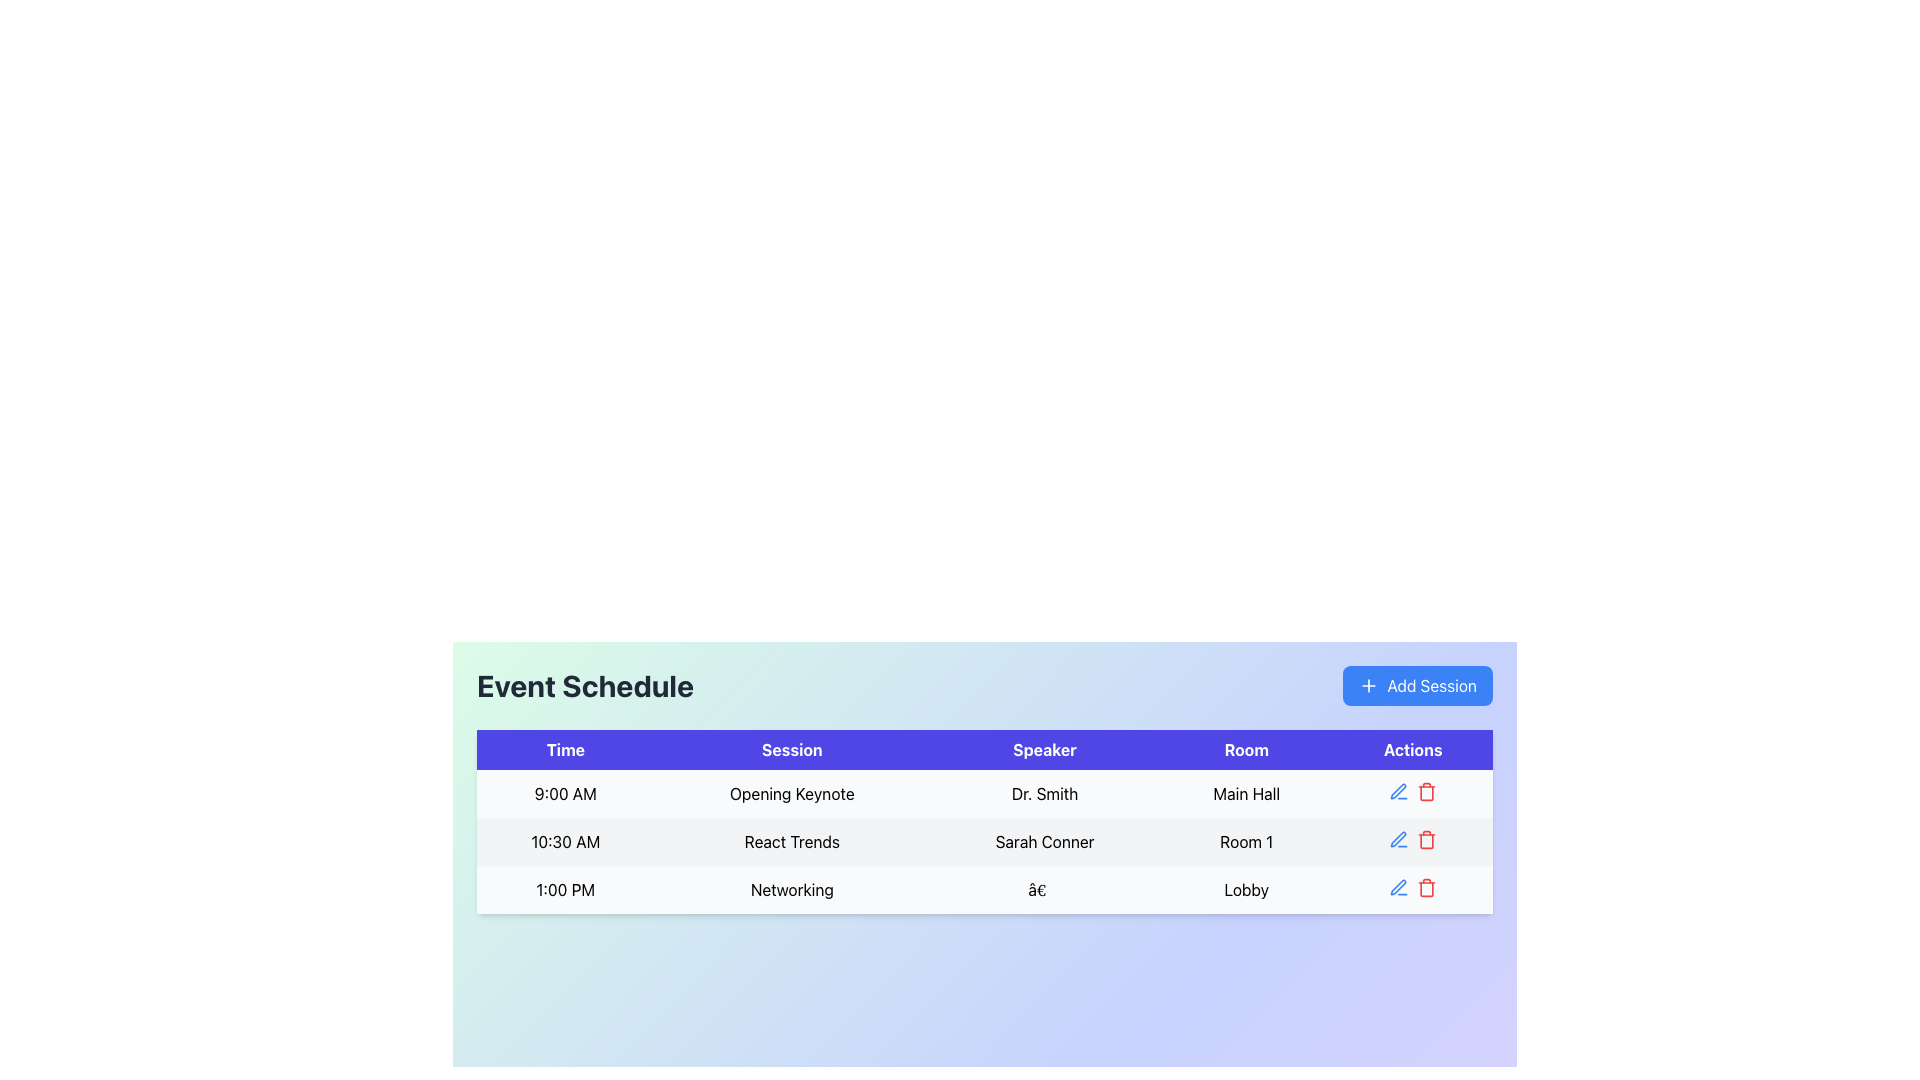 The height and width of the screenshot is (1080, 1920). What do you see at coordinates (1245, 793) in the screenshot?
I see `the Text Label indicating the room for the scheduled event` at bounding box center [1245, 793].